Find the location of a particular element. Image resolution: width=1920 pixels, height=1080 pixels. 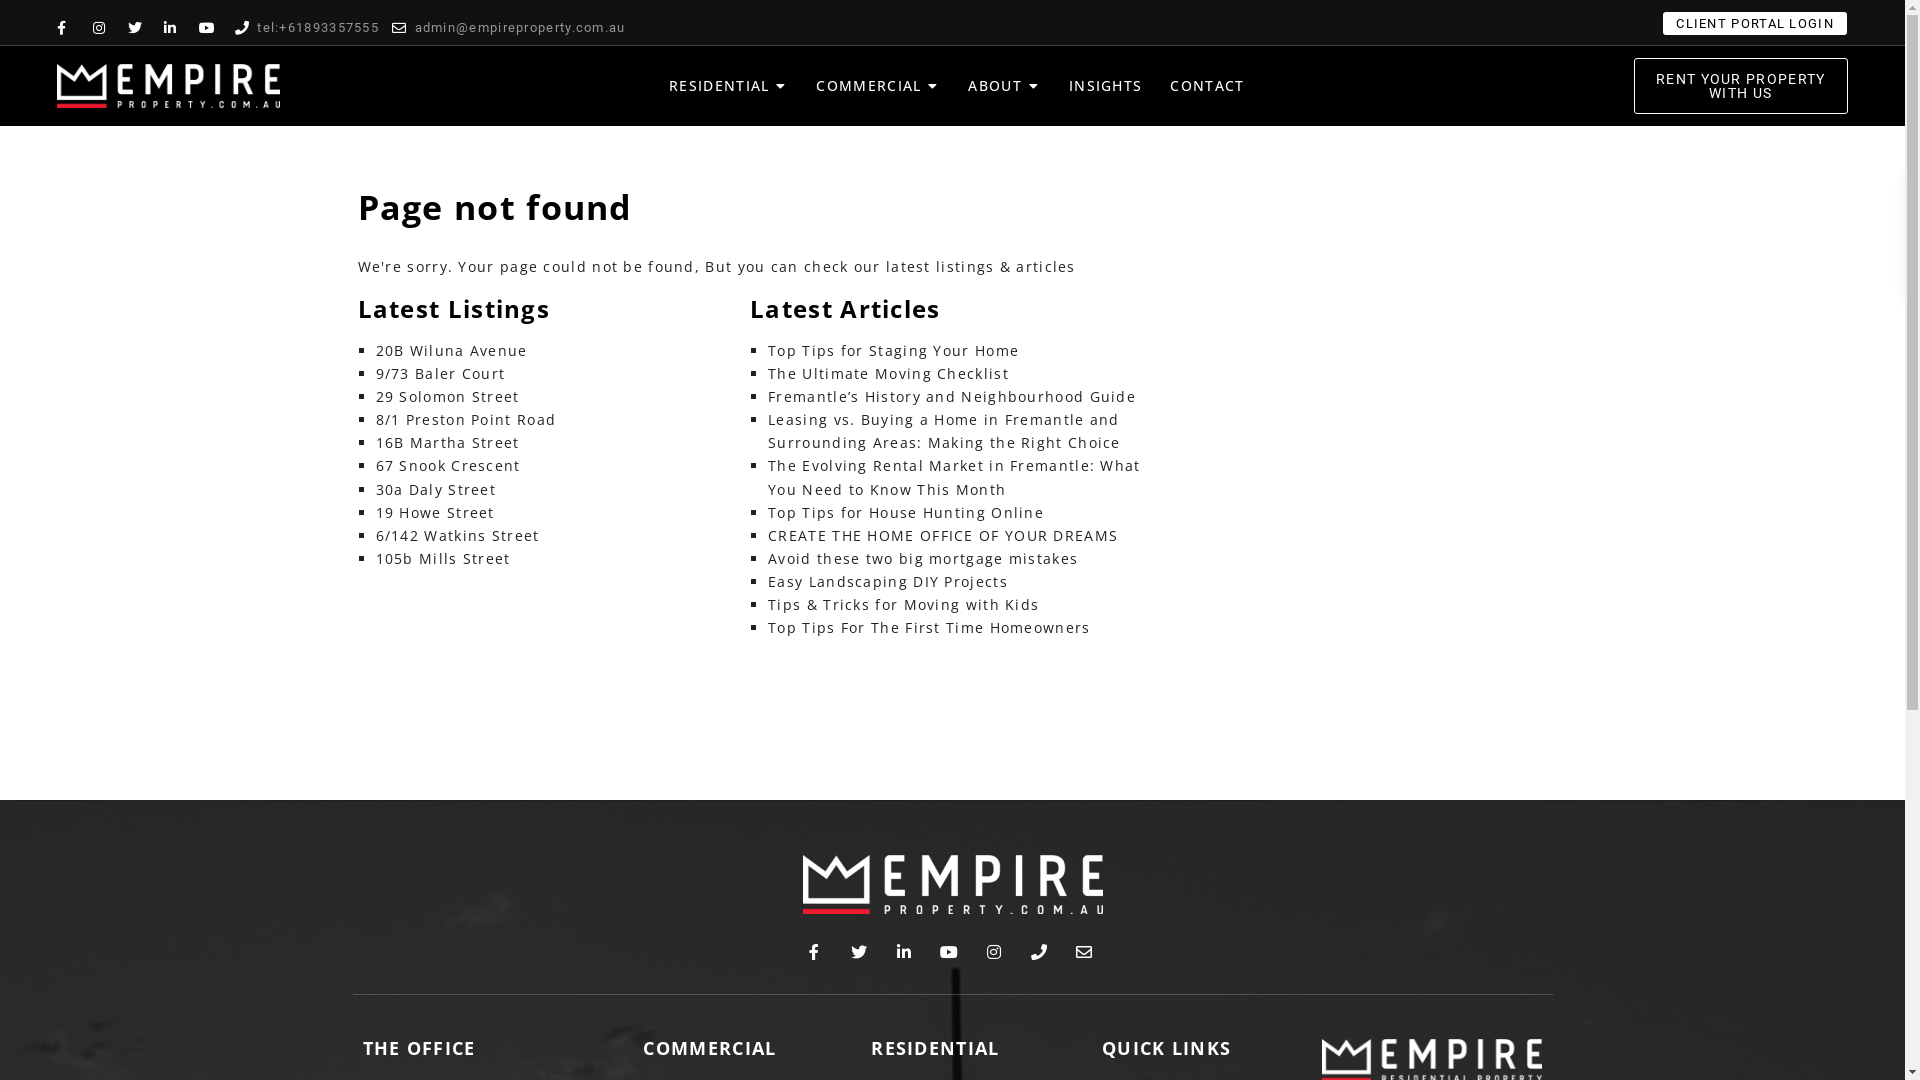

'RESIDENTIAL' is located at coordinates (668, 84).